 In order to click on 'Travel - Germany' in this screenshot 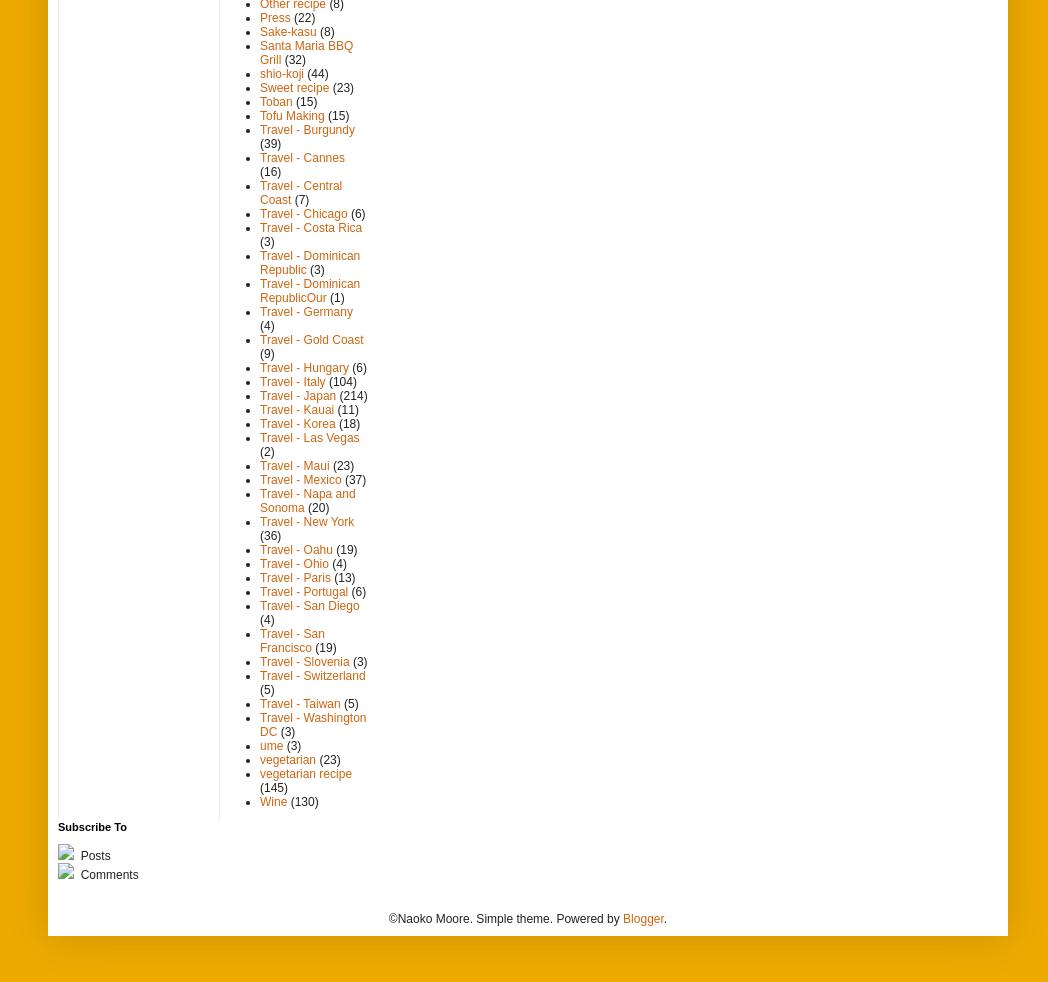, I will do `click(260, 311)`.